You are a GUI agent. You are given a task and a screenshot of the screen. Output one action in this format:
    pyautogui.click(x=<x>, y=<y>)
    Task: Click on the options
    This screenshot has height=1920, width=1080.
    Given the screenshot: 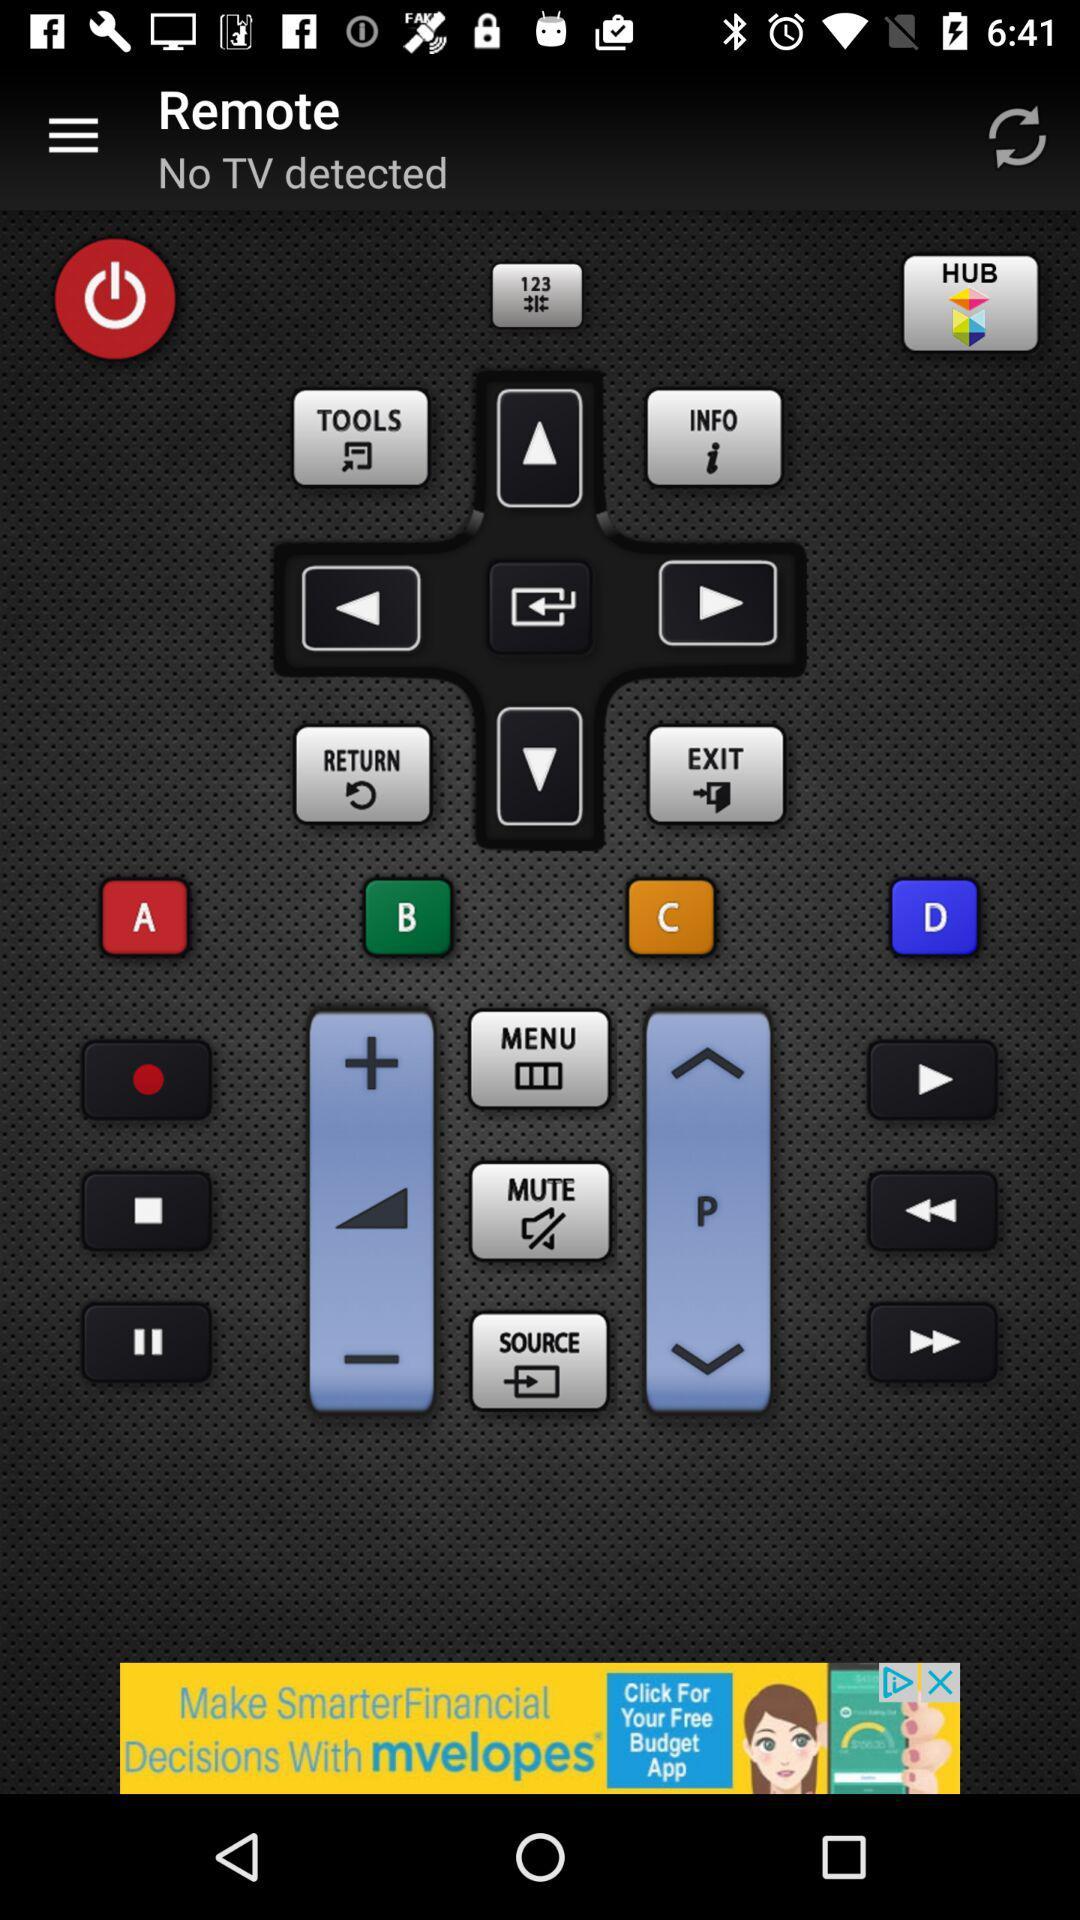 What is the action you would take?
    pyautogui.click(x=363, y=438)
    